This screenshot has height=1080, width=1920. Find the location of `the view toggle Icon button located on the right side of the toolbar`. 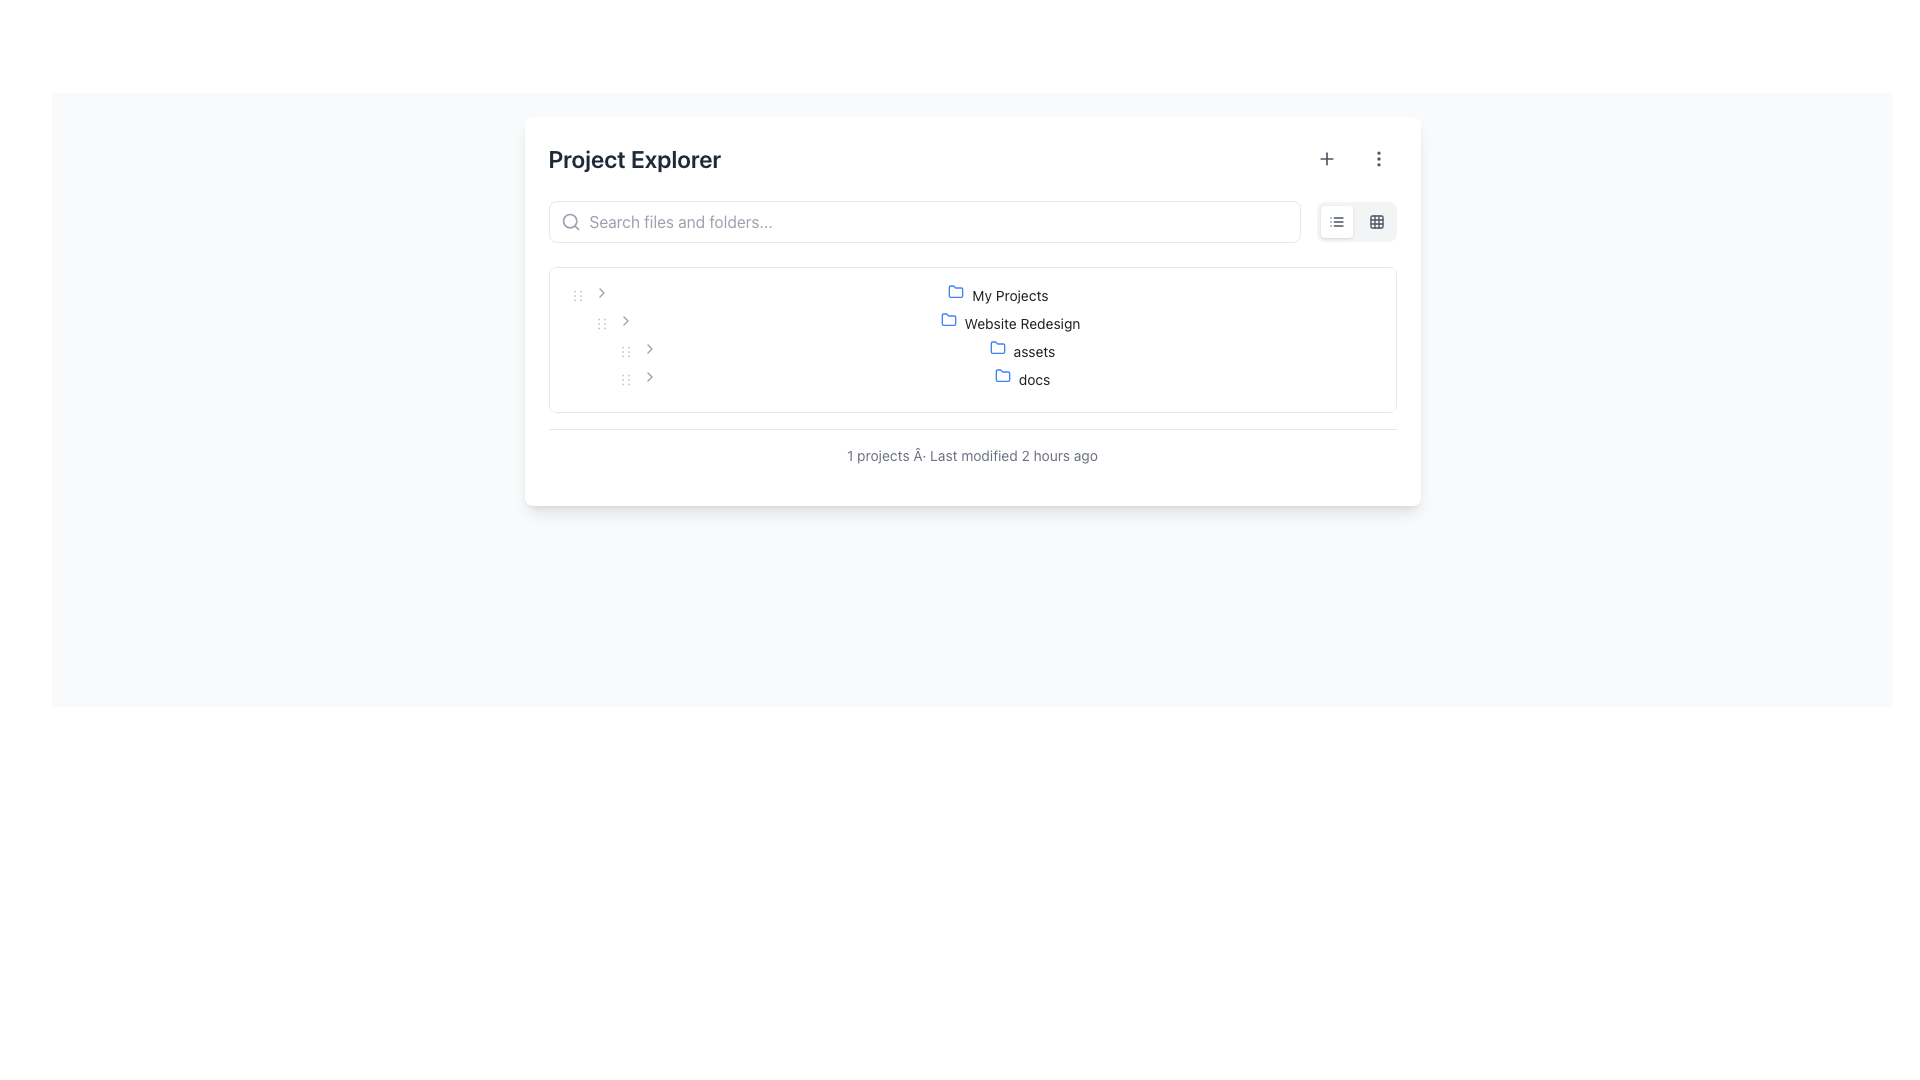

the view toggle Icon button located on the right side of the toolbar is located at coordinates (1375, 222).